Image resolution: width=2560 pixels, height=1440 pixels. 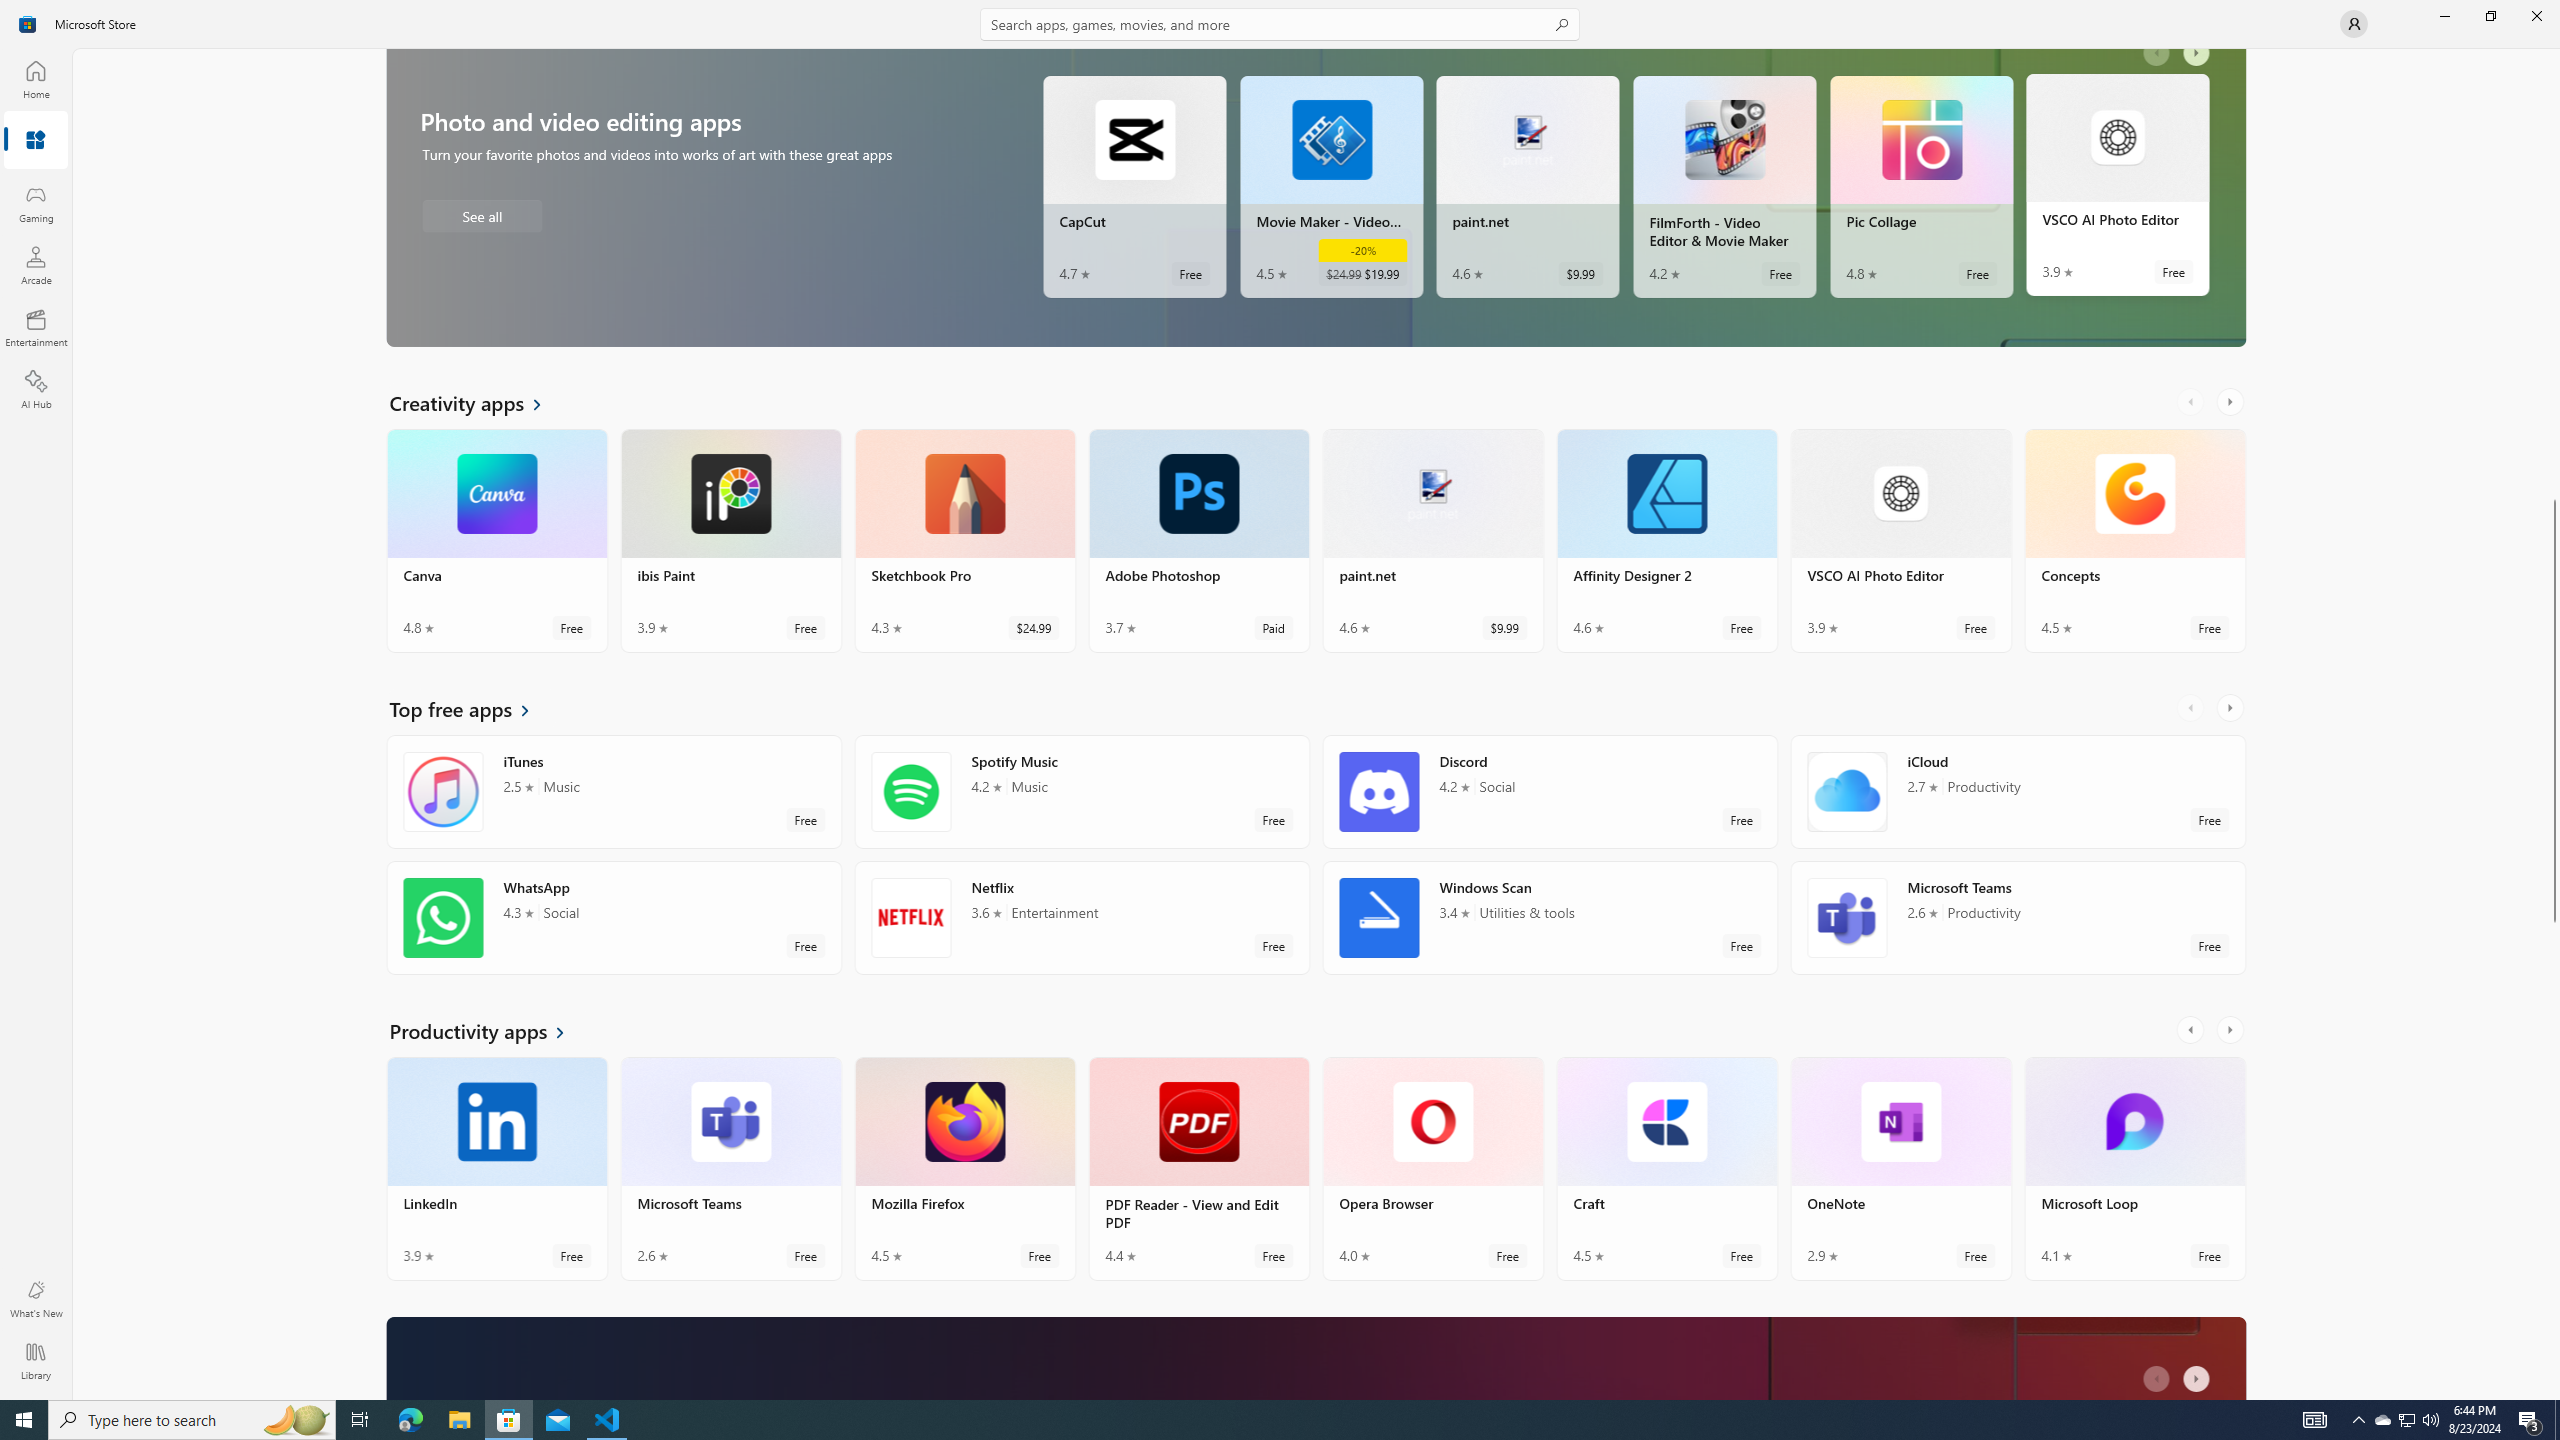 I want to click on 'See all  Top free apps', so click(x=472, y=716).